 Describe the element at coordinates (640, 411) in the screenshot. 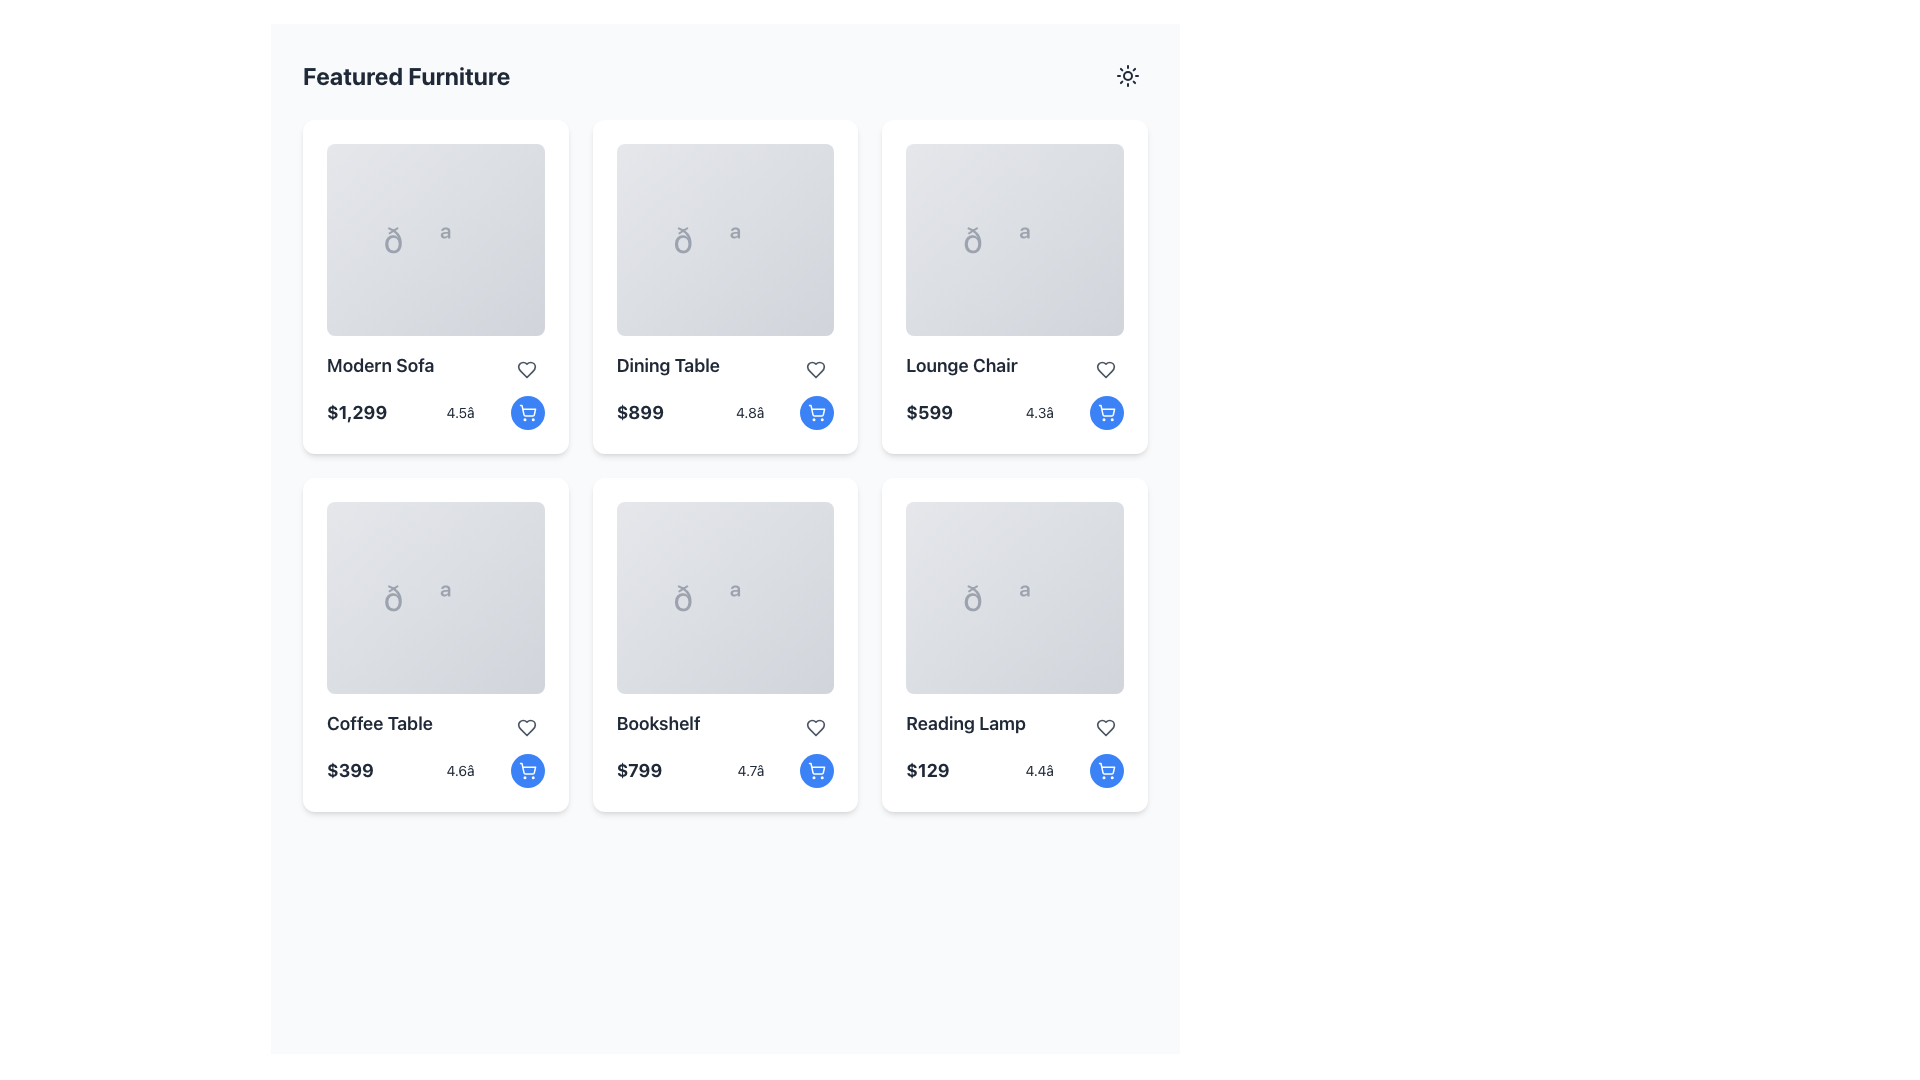

I see `text label displaying the price '$899' which is styled boldly and positioned in the second card of the grid under the 'Dining Table' title` at that location.